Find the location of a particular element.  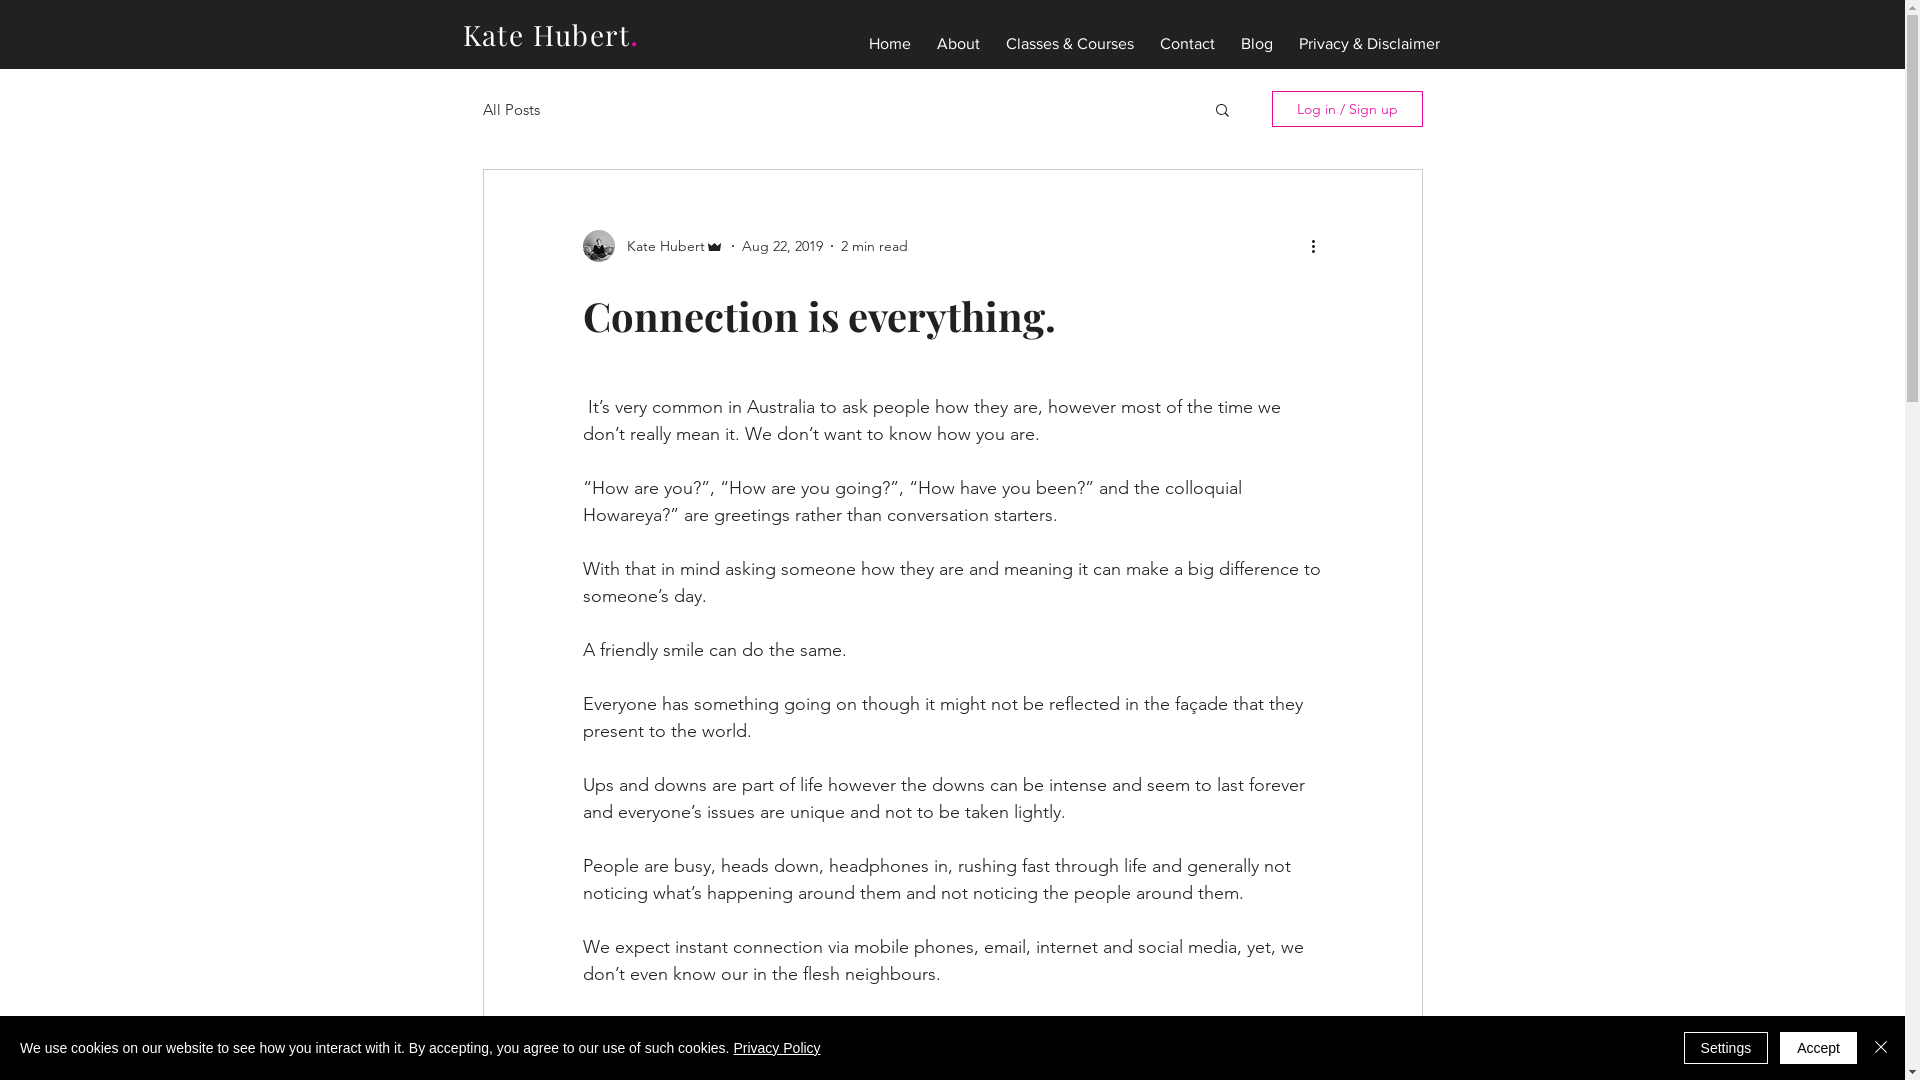

'Privacy & Disclaimer' is located at coordinates (1368, 34).